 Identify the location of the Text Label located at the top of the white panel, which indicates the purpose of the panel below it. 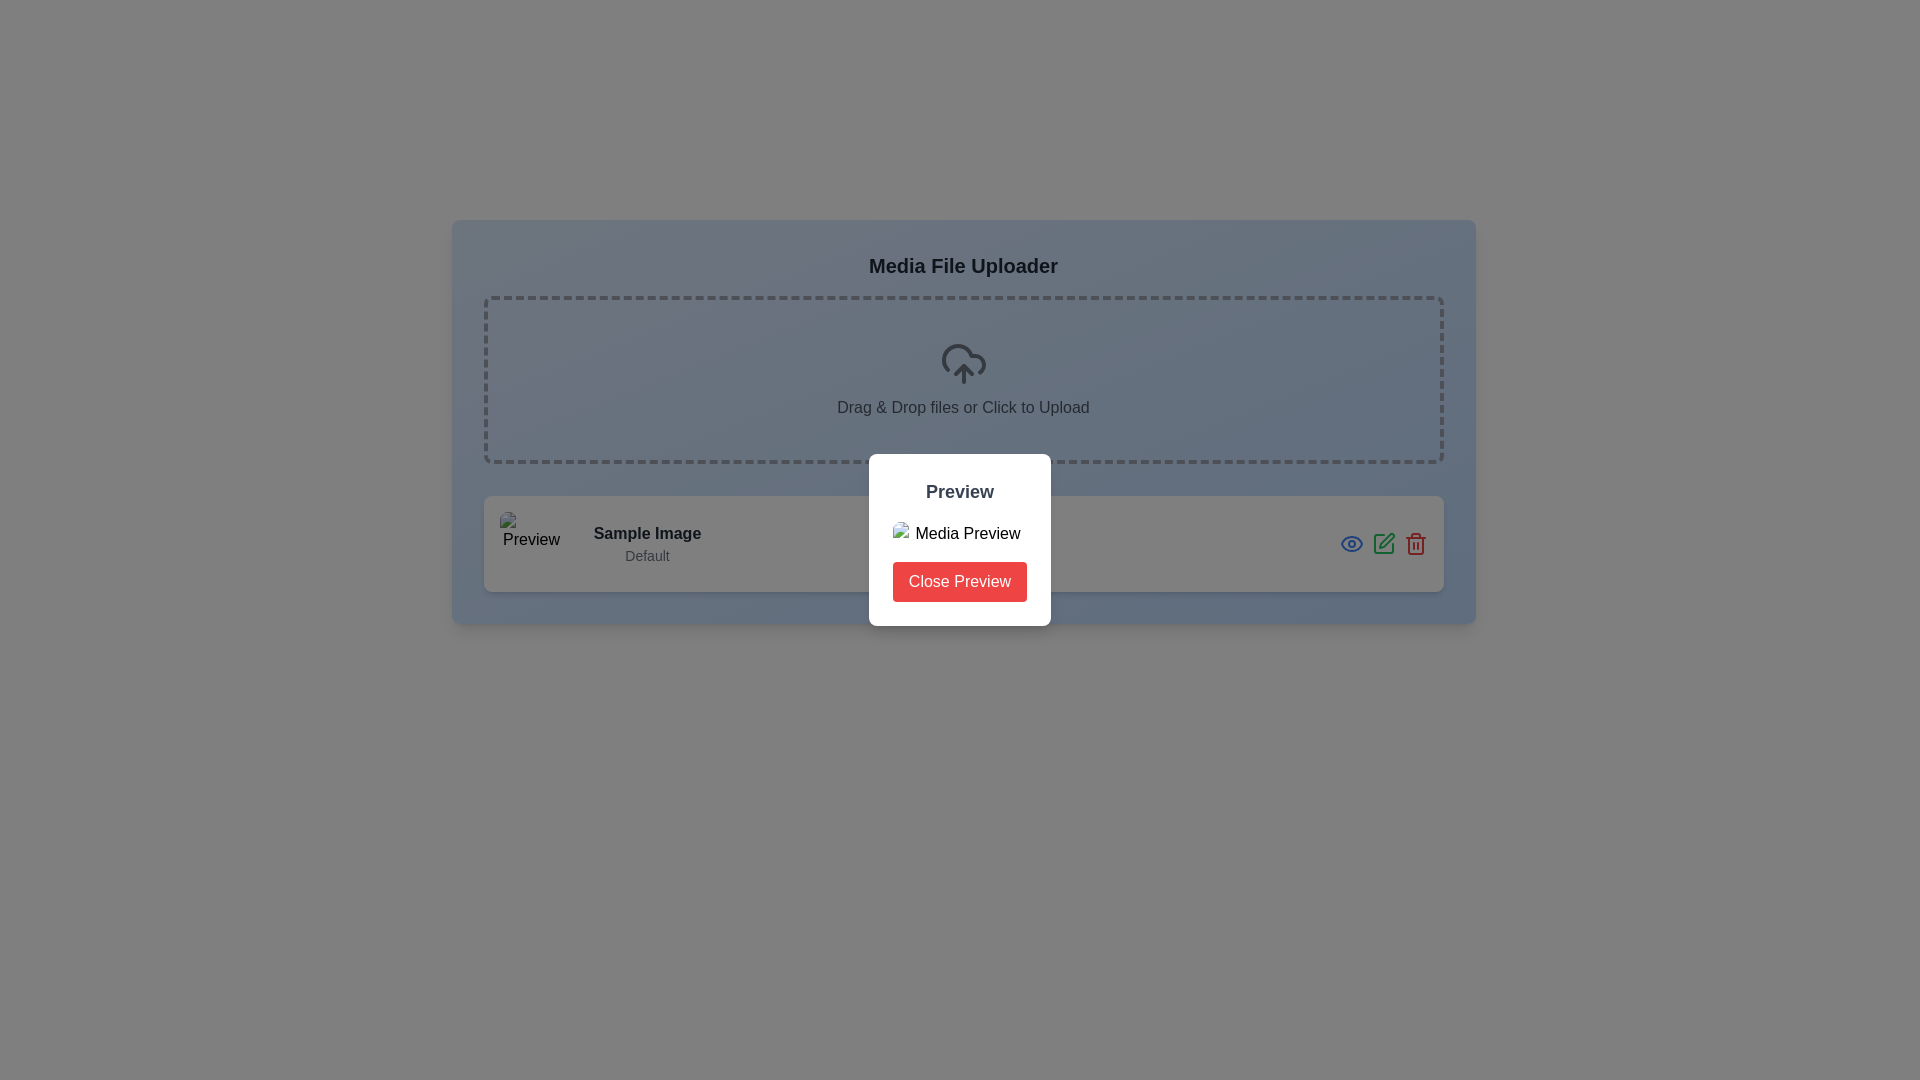
(960, 492).